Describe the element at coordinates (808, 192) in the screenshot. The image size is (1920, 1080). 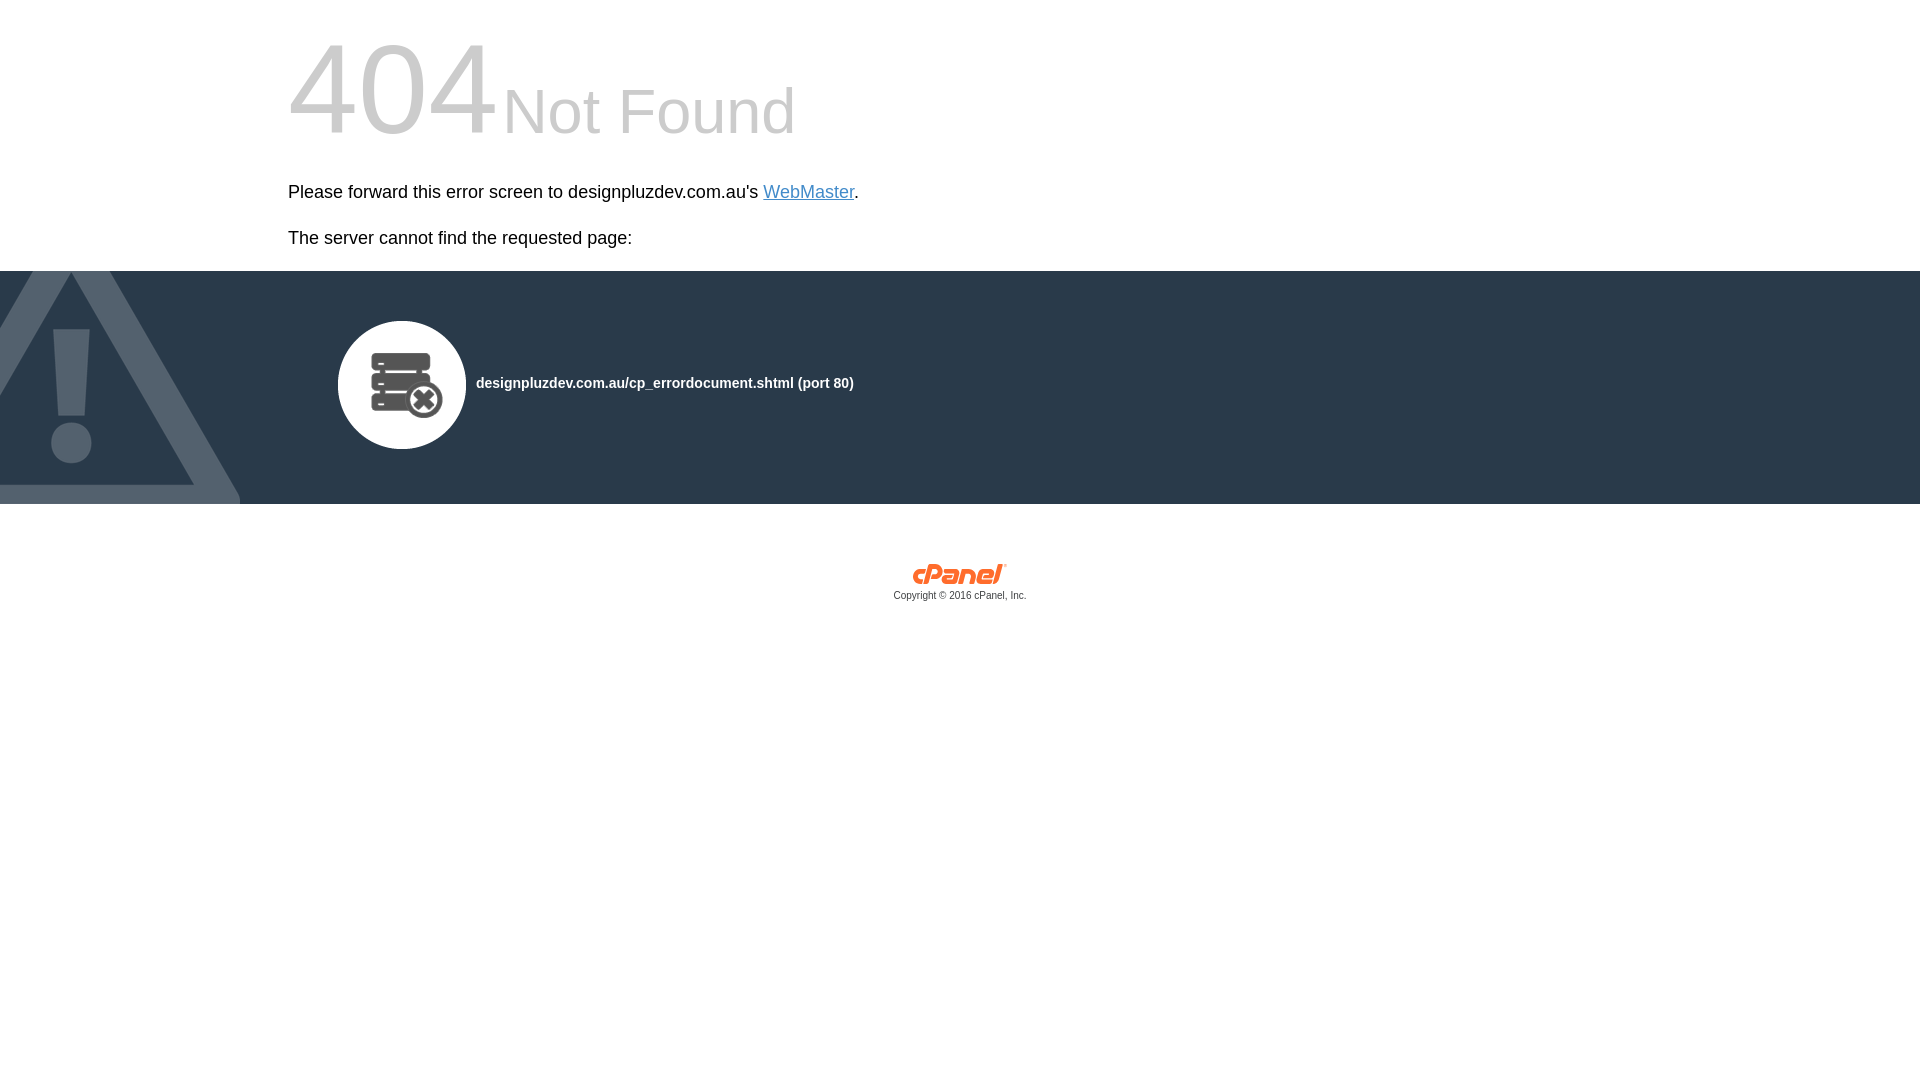
I see `'WebMaster'` at that location.